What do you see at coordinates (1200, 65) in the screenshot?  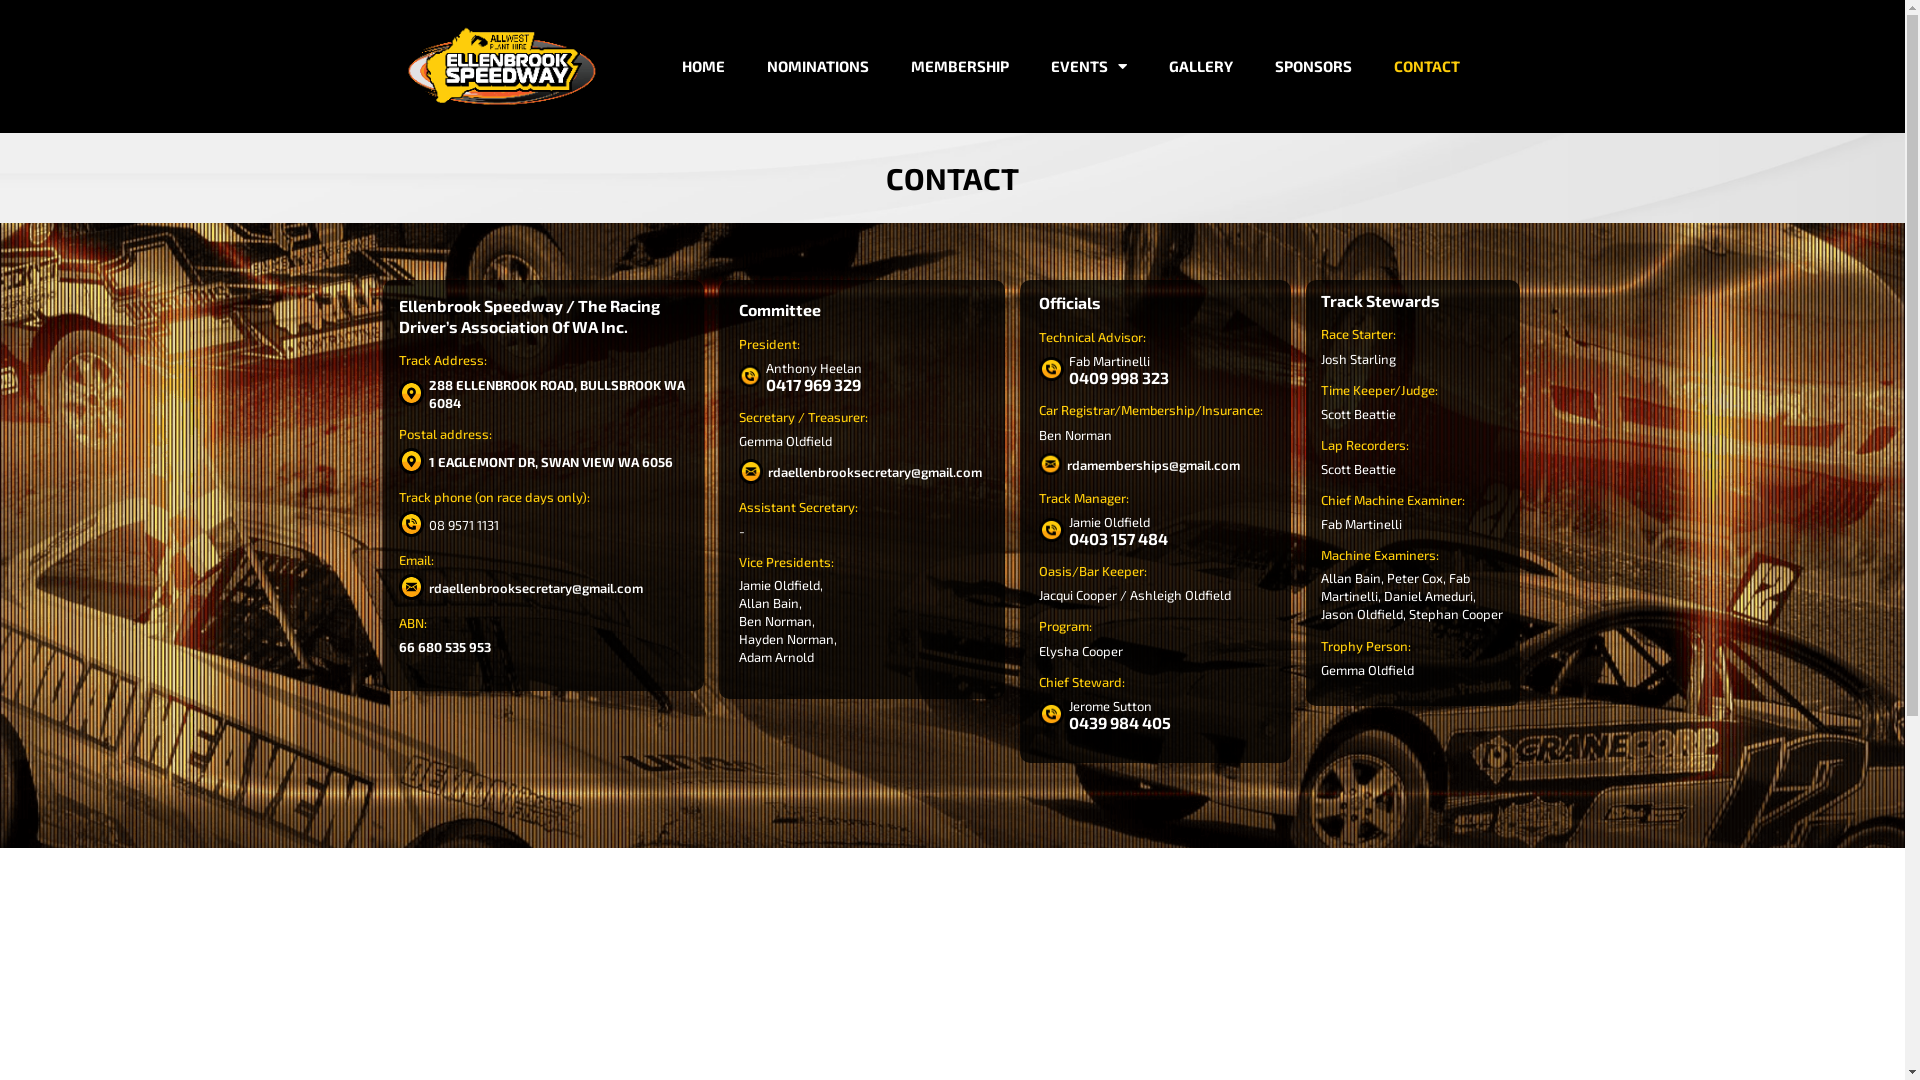 I see `'GALLERY'` at bounding box center [1200, 65].